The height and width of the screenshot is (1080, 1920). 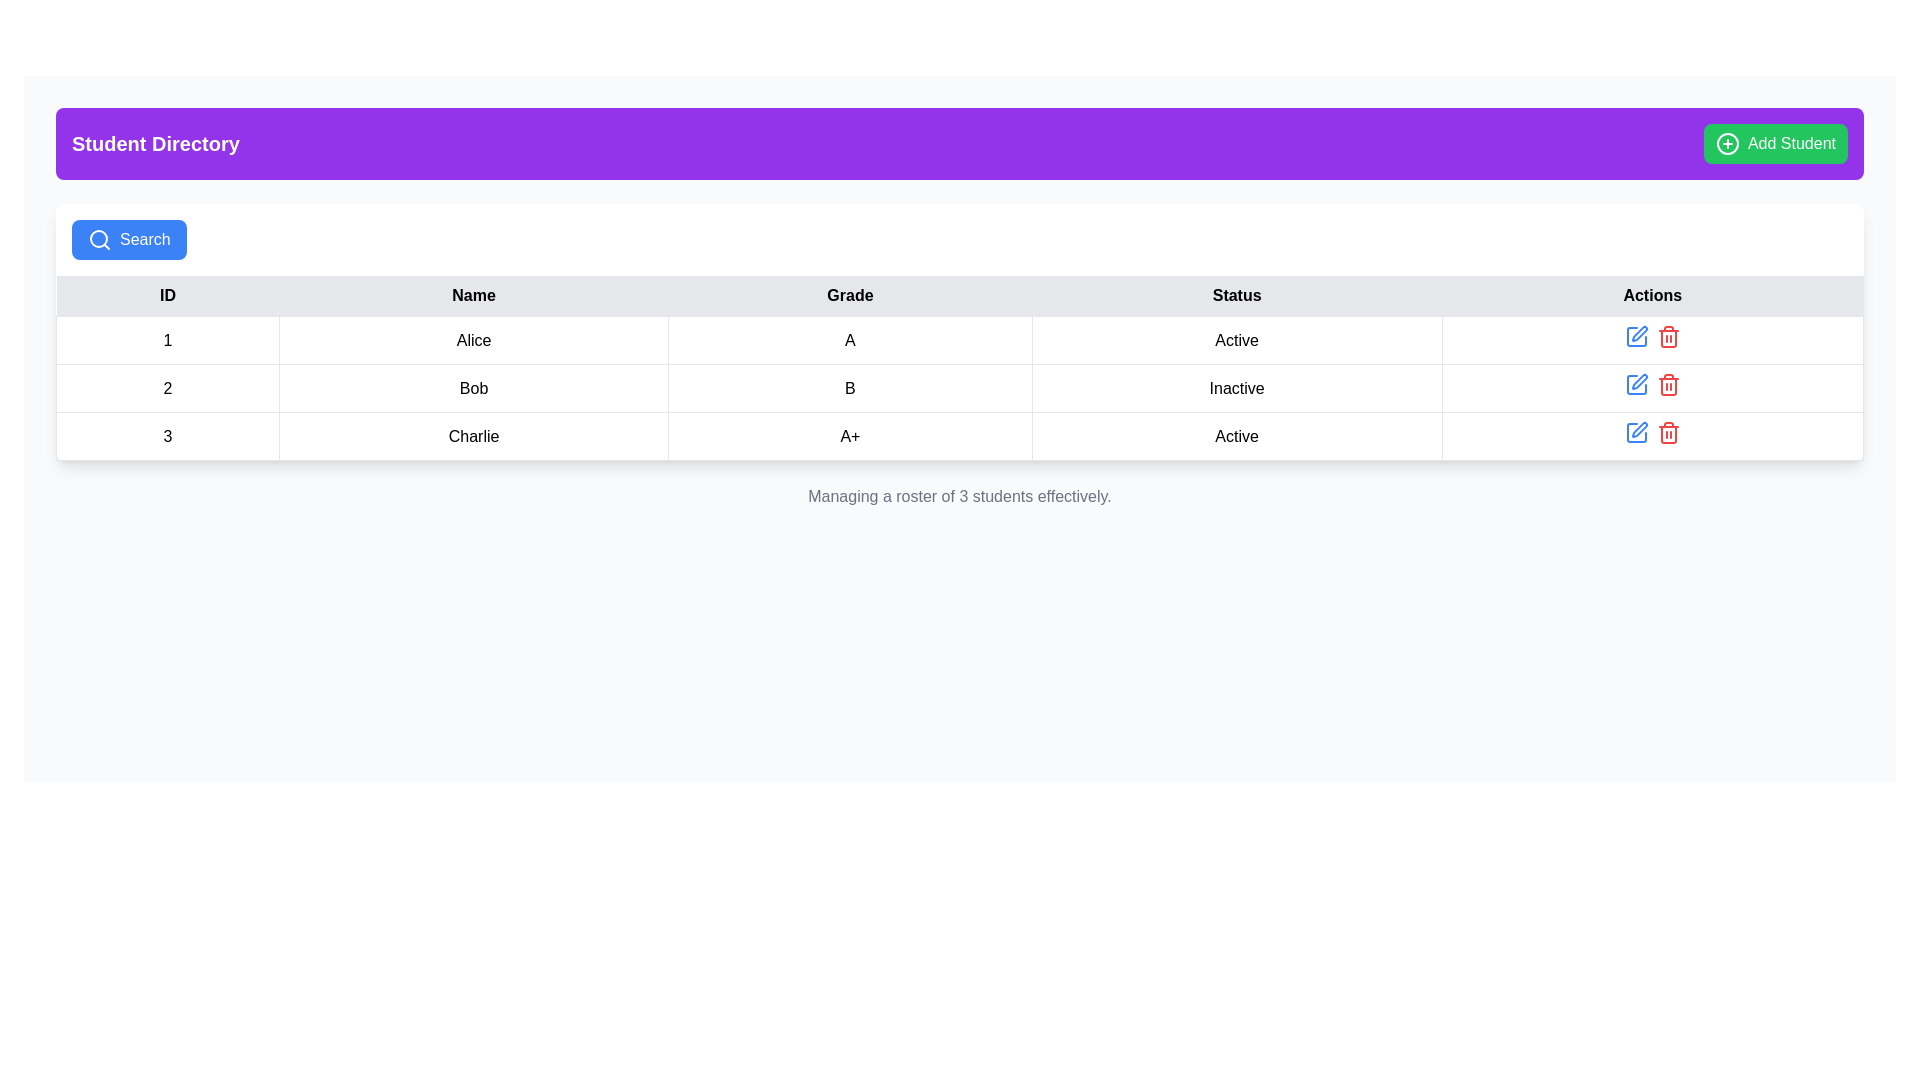 I want to click on the magnifying glass icon, which is positioned on the left side of the blue 'Search' button at the top-left corner of the data table, so click(x=99, y=238).